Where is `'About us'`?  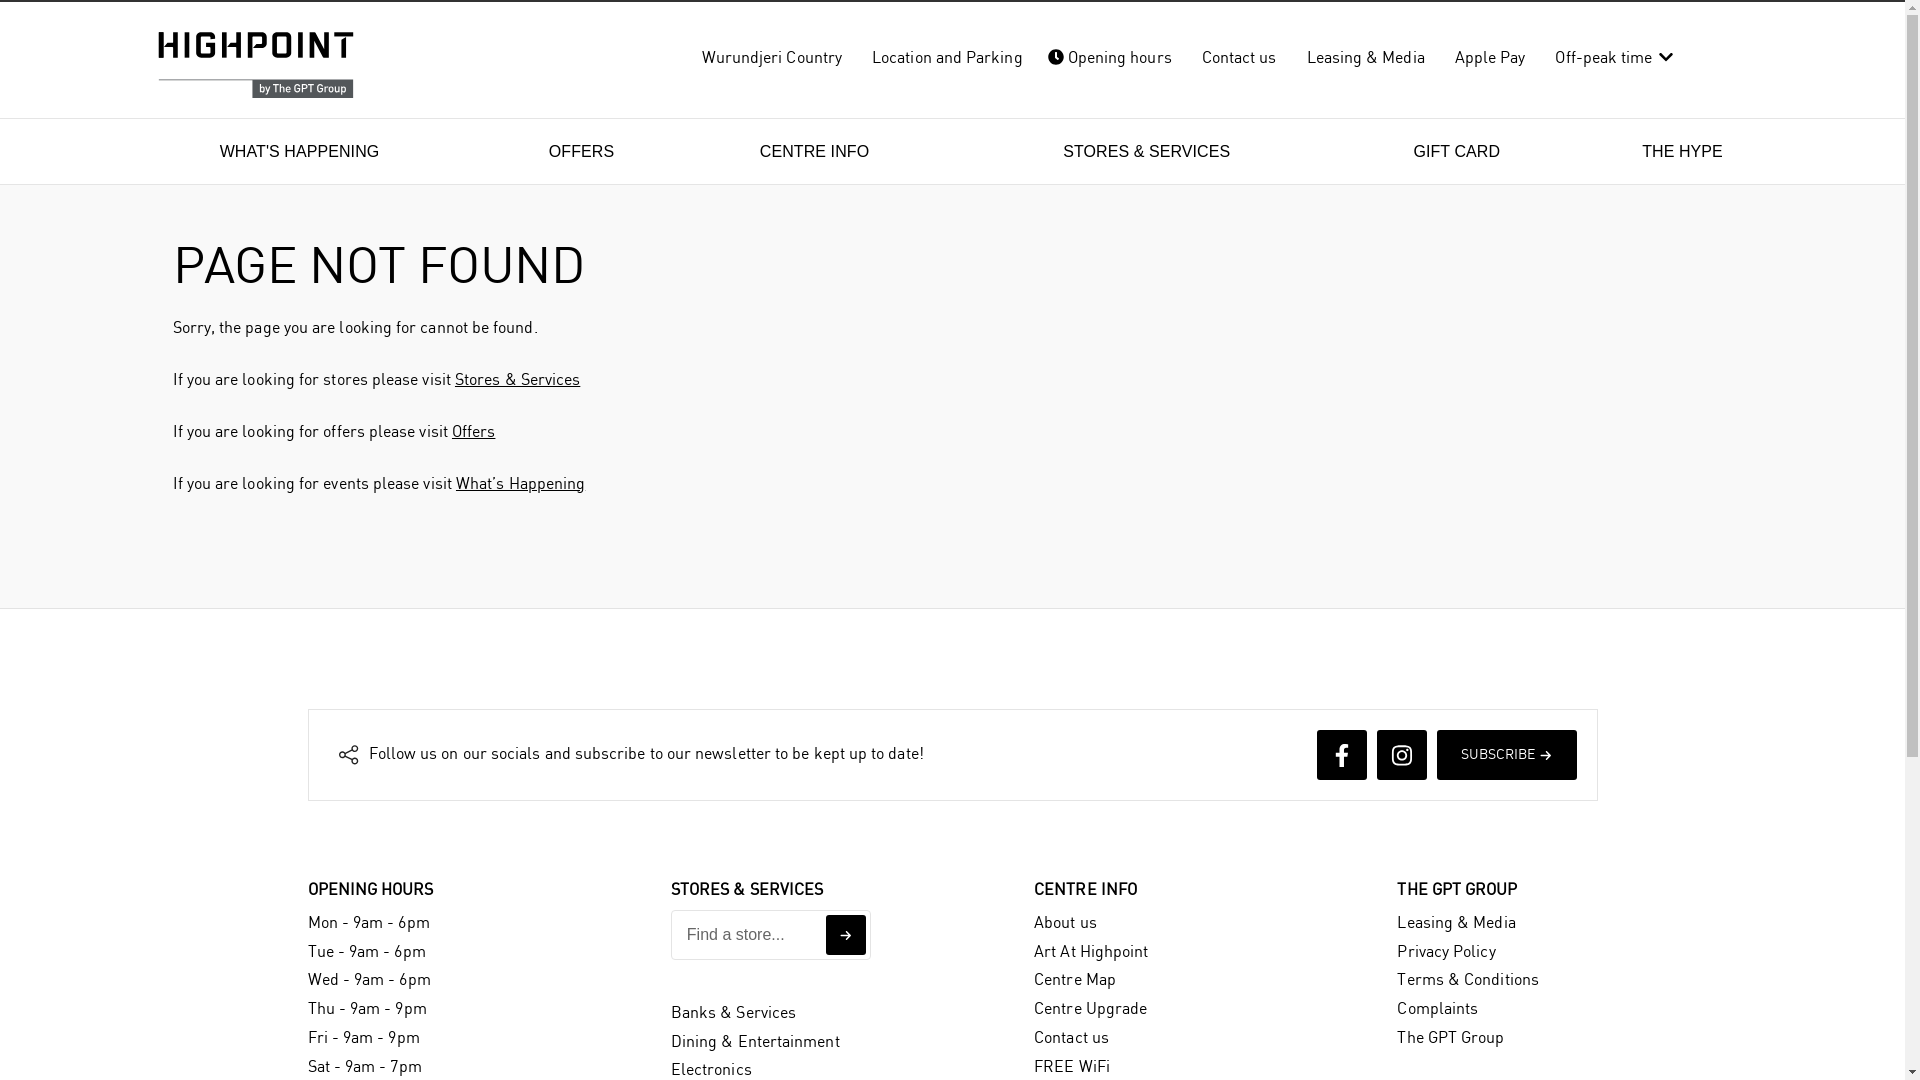 'About us' is located at coordinates (1064, 923).